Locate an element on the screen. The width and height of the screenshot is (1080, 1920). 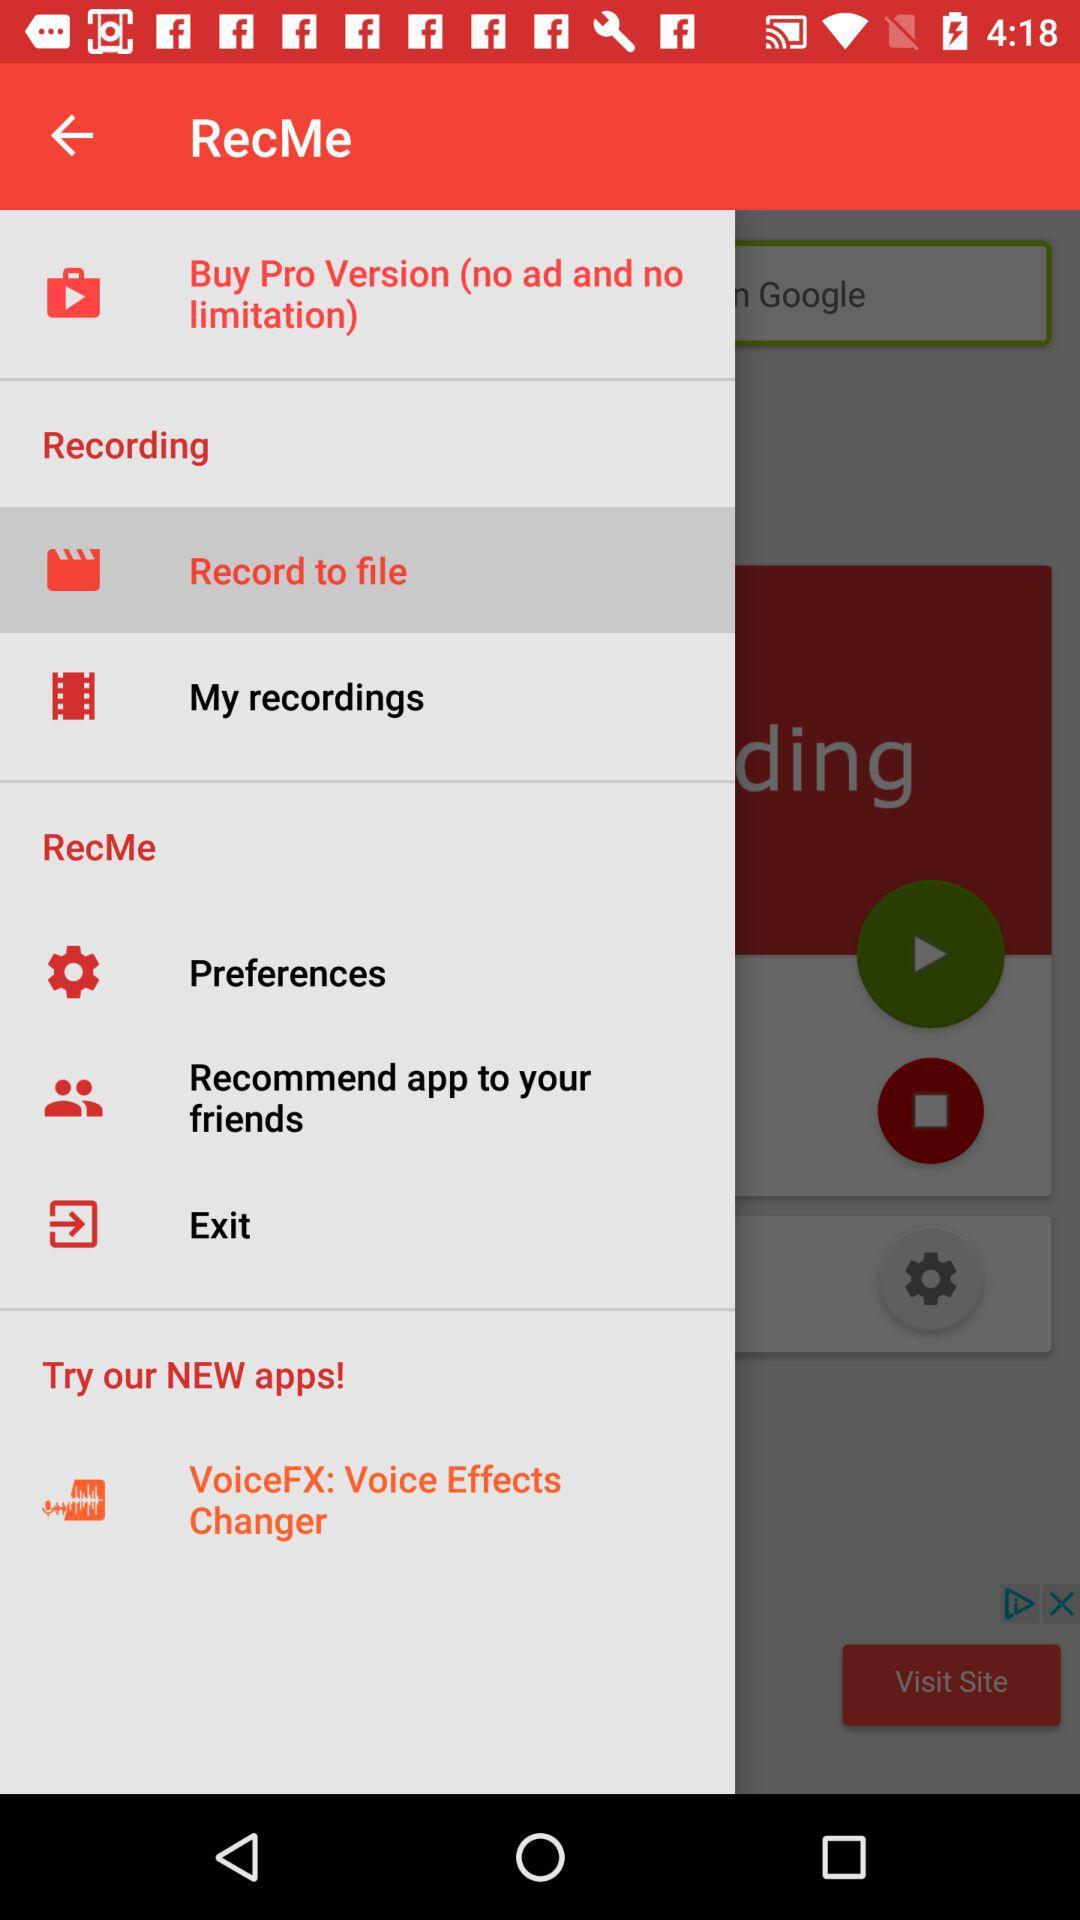
advertisement is located at coordinates (540, 1688).